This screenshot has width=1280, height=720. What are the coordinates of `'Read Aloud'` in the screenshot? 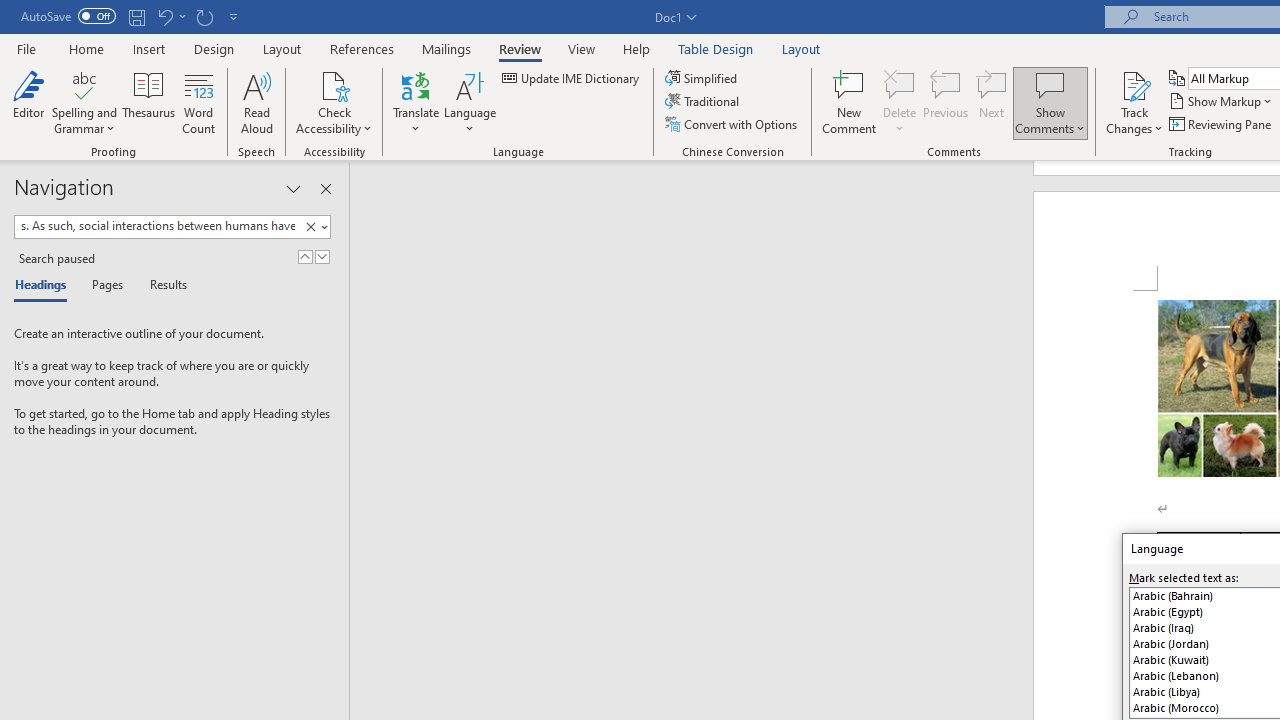 It's located at (255, 103).